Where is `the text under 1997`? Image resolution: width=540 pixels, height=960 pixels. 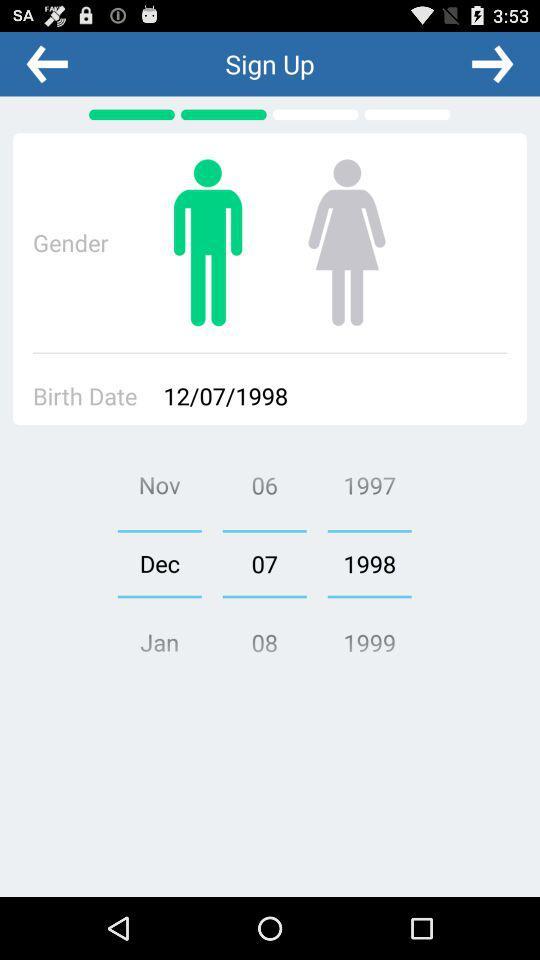
the text under 1997 is located at coordinates (369, 564).